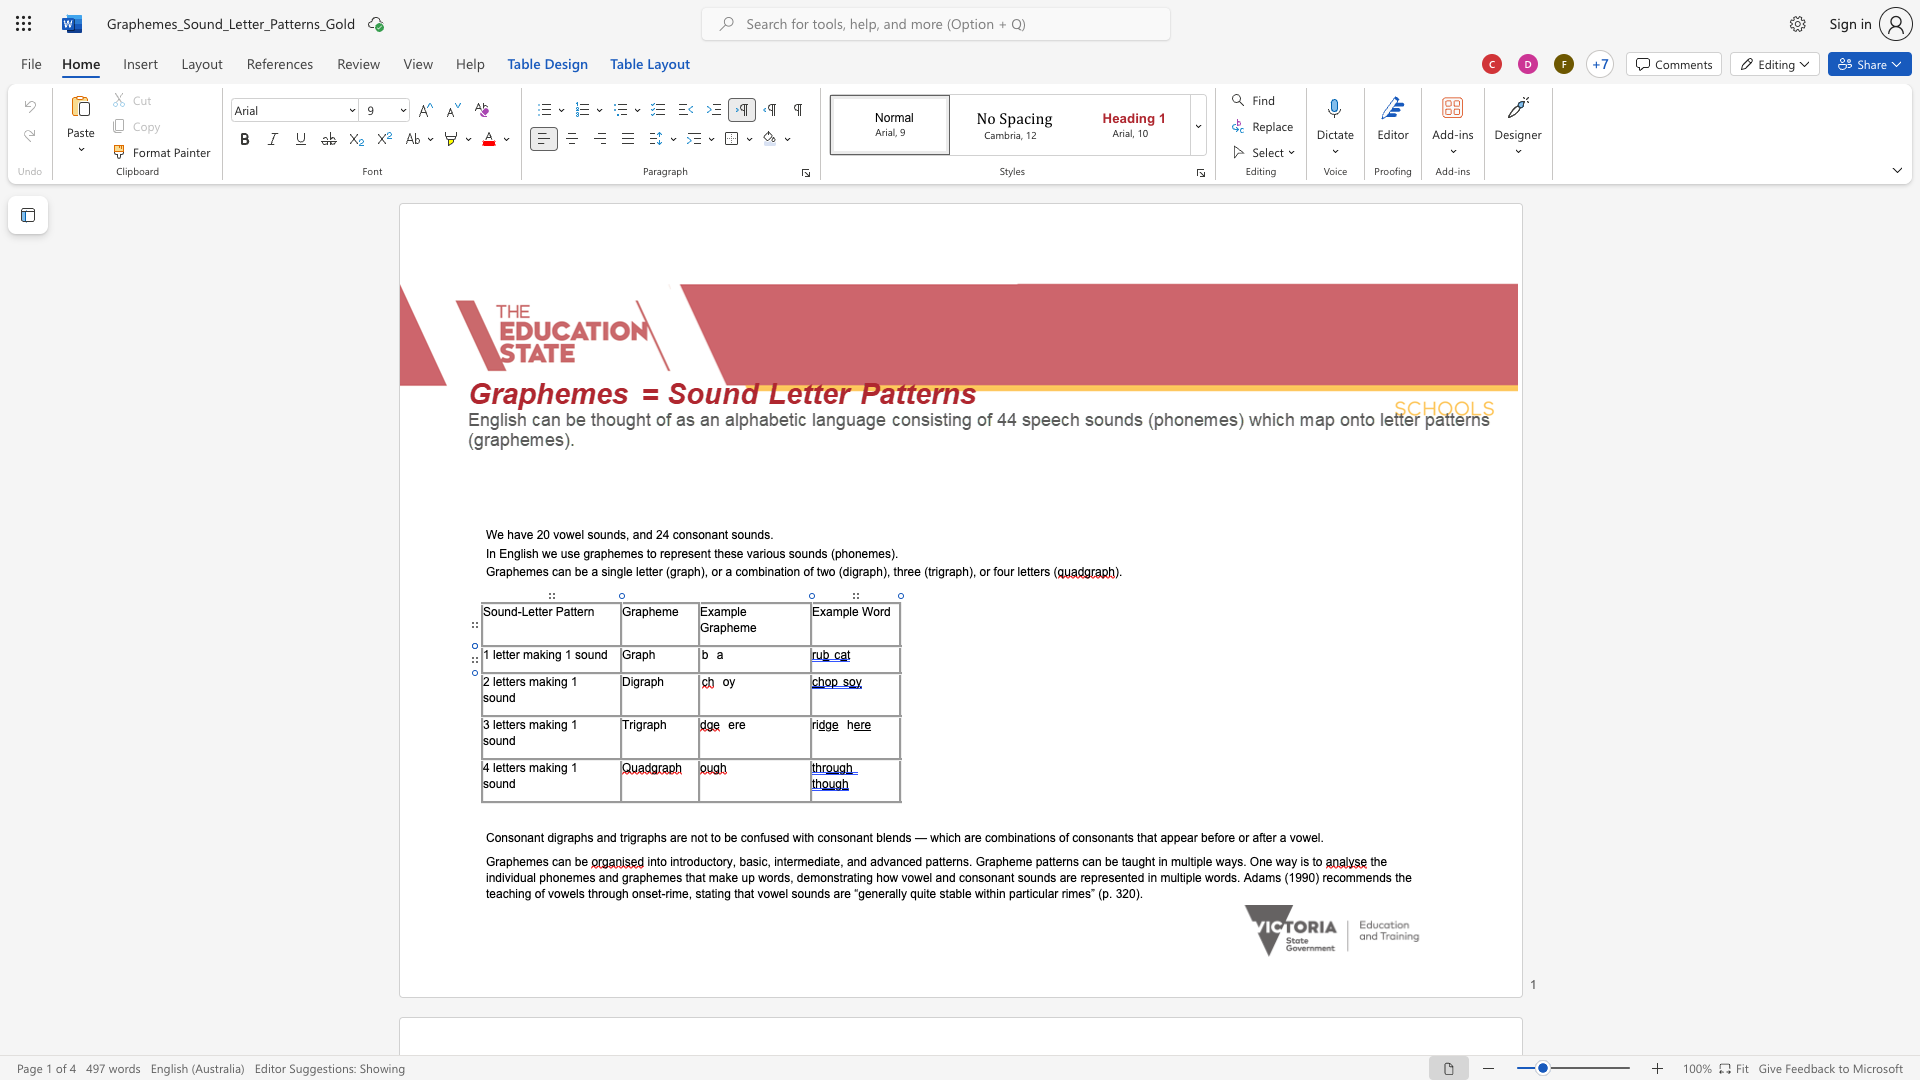 The width and height of the screenshot is (1920, 1080). Describe the element at coordinates (648, 654) in the screenshot. I see `the space between the continuous character "p" and "h" in the text` at that location.